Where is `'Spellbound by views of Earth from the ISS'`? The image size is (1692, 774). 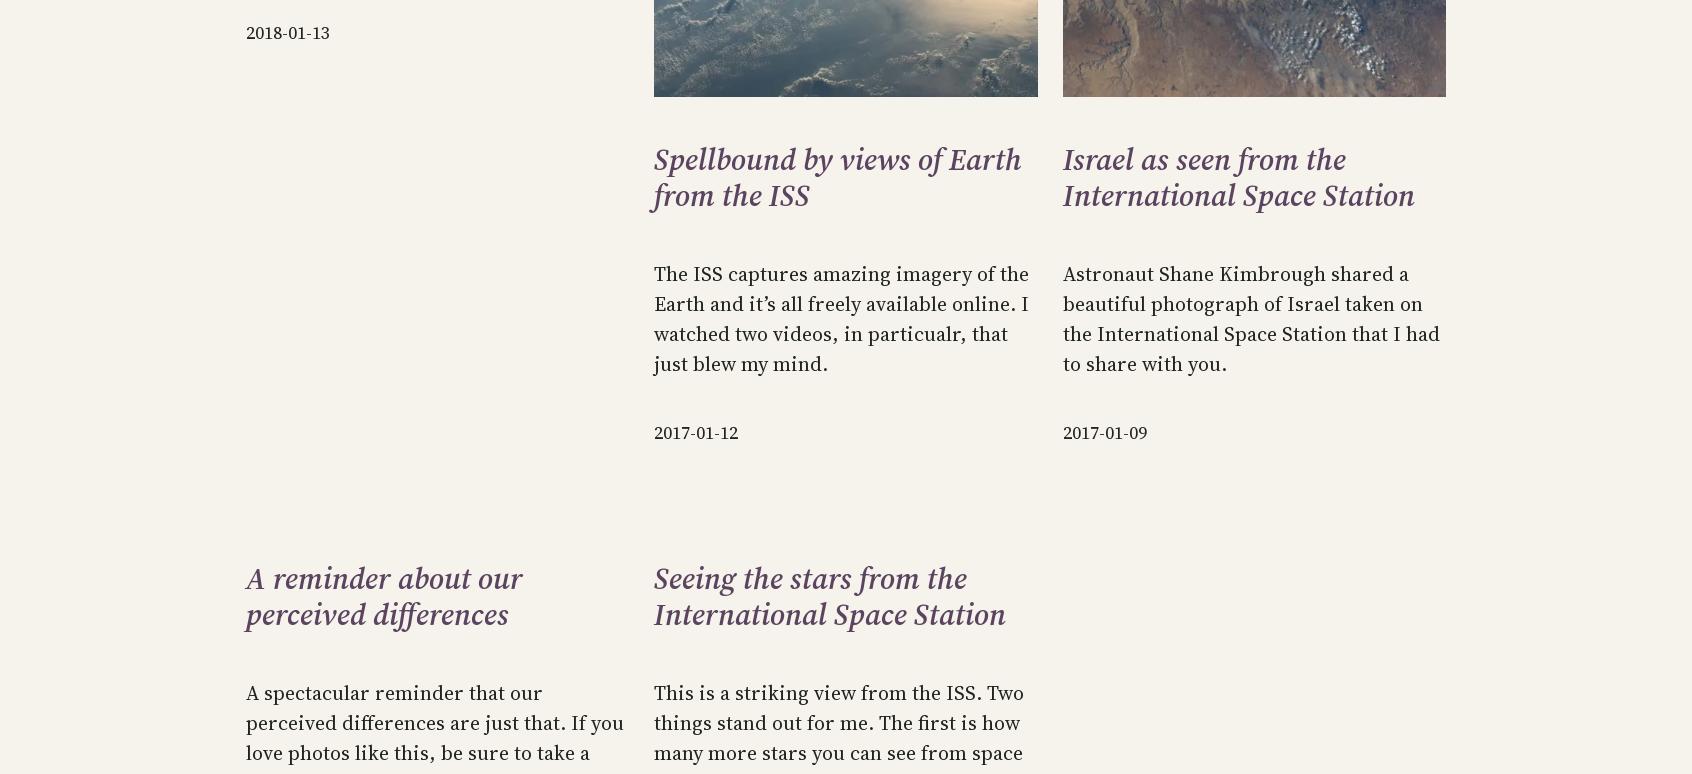 'Spellbound by views of Earth from the ISS' is located at coordinates (838, 177).